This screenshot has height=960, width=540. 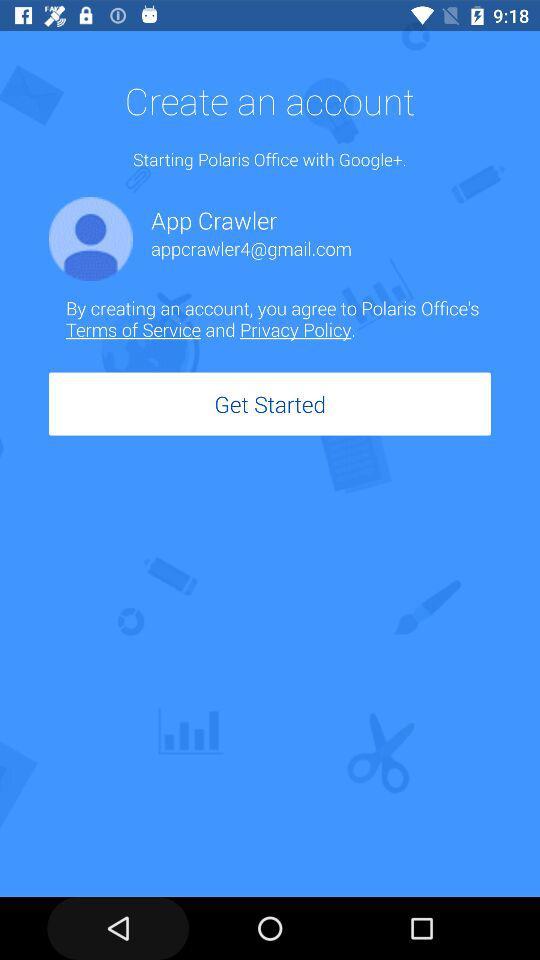 What do you see at coordinates (277, 318) in the screenshot?
I see `icon above get started` at bounding box center [277, 318].